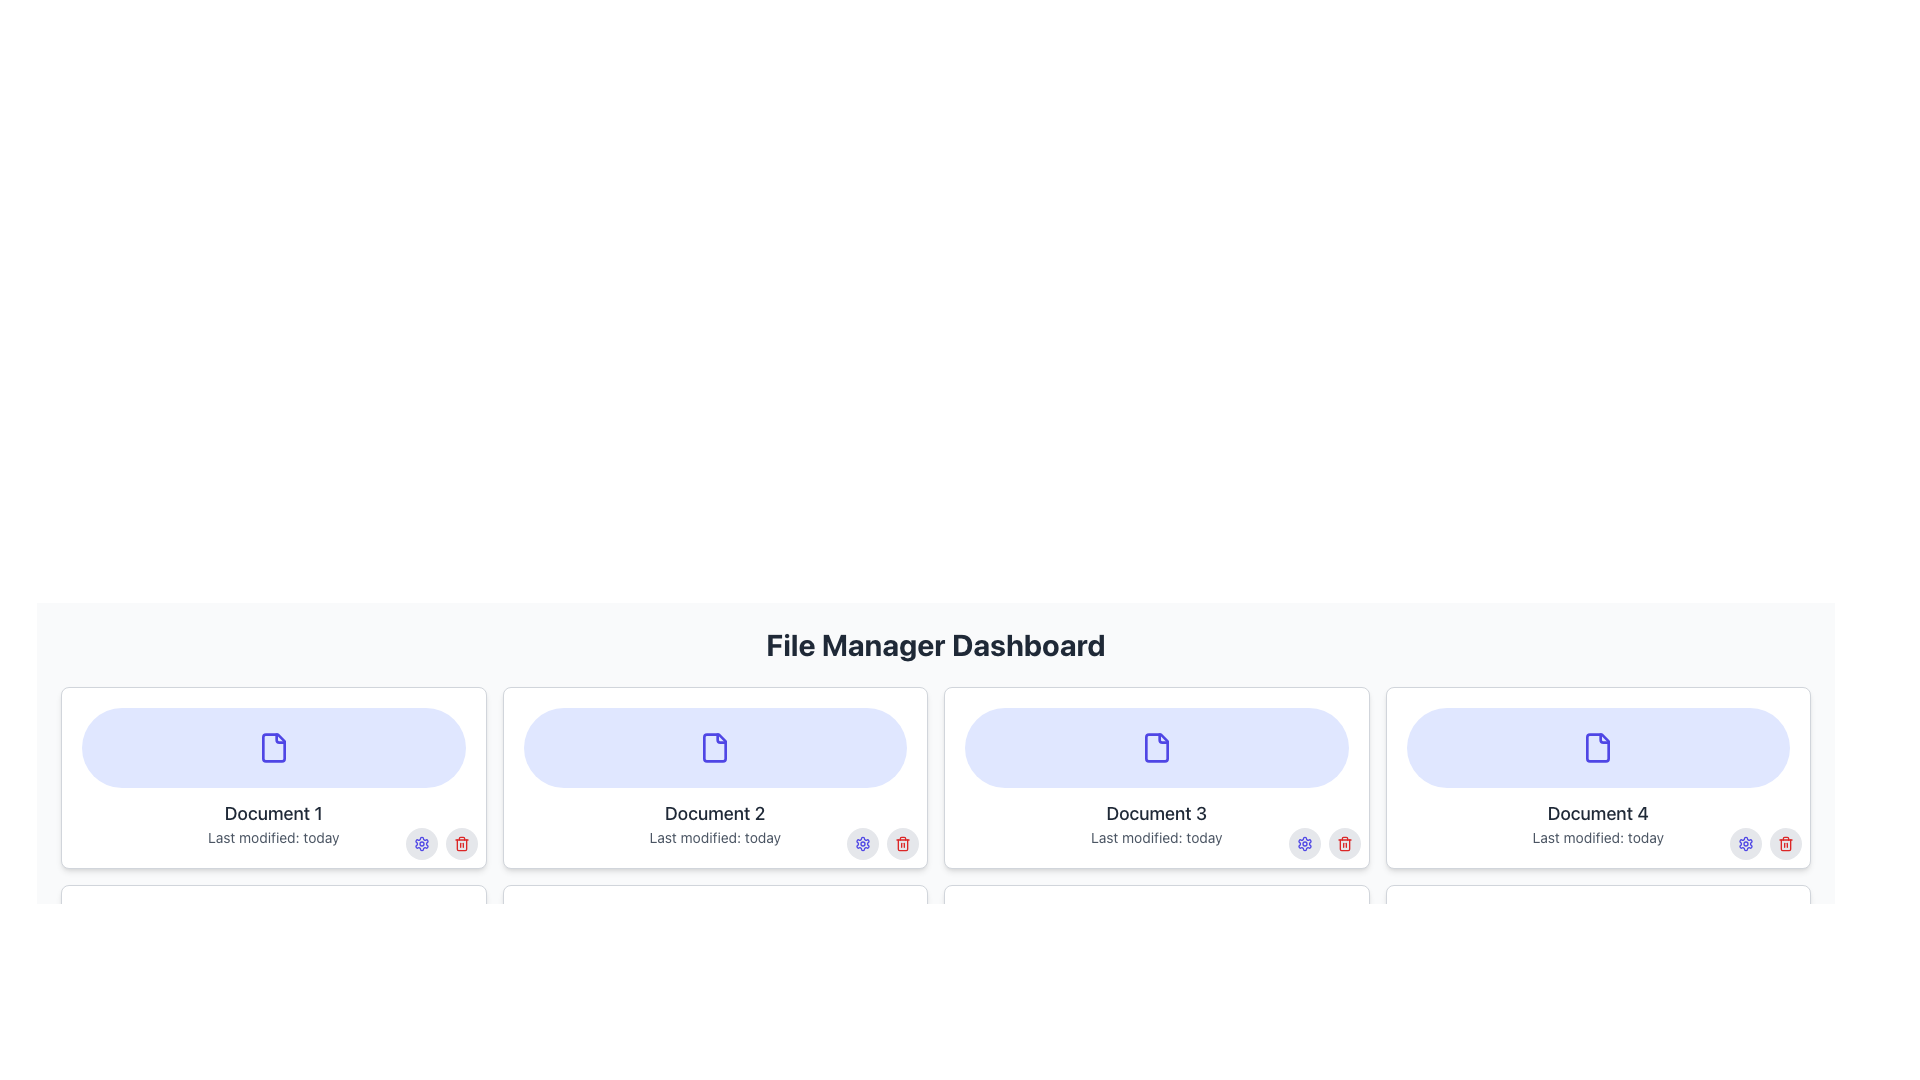 The height and width of the screenshot is (1080, 1920). What do you see at coordinates (272, 748) in the screenshot?
I see `the document icon with rounded edges, which is prominently displayed at the center-top of the card labeled 'Document 1'` at bounding box center [272, 748].